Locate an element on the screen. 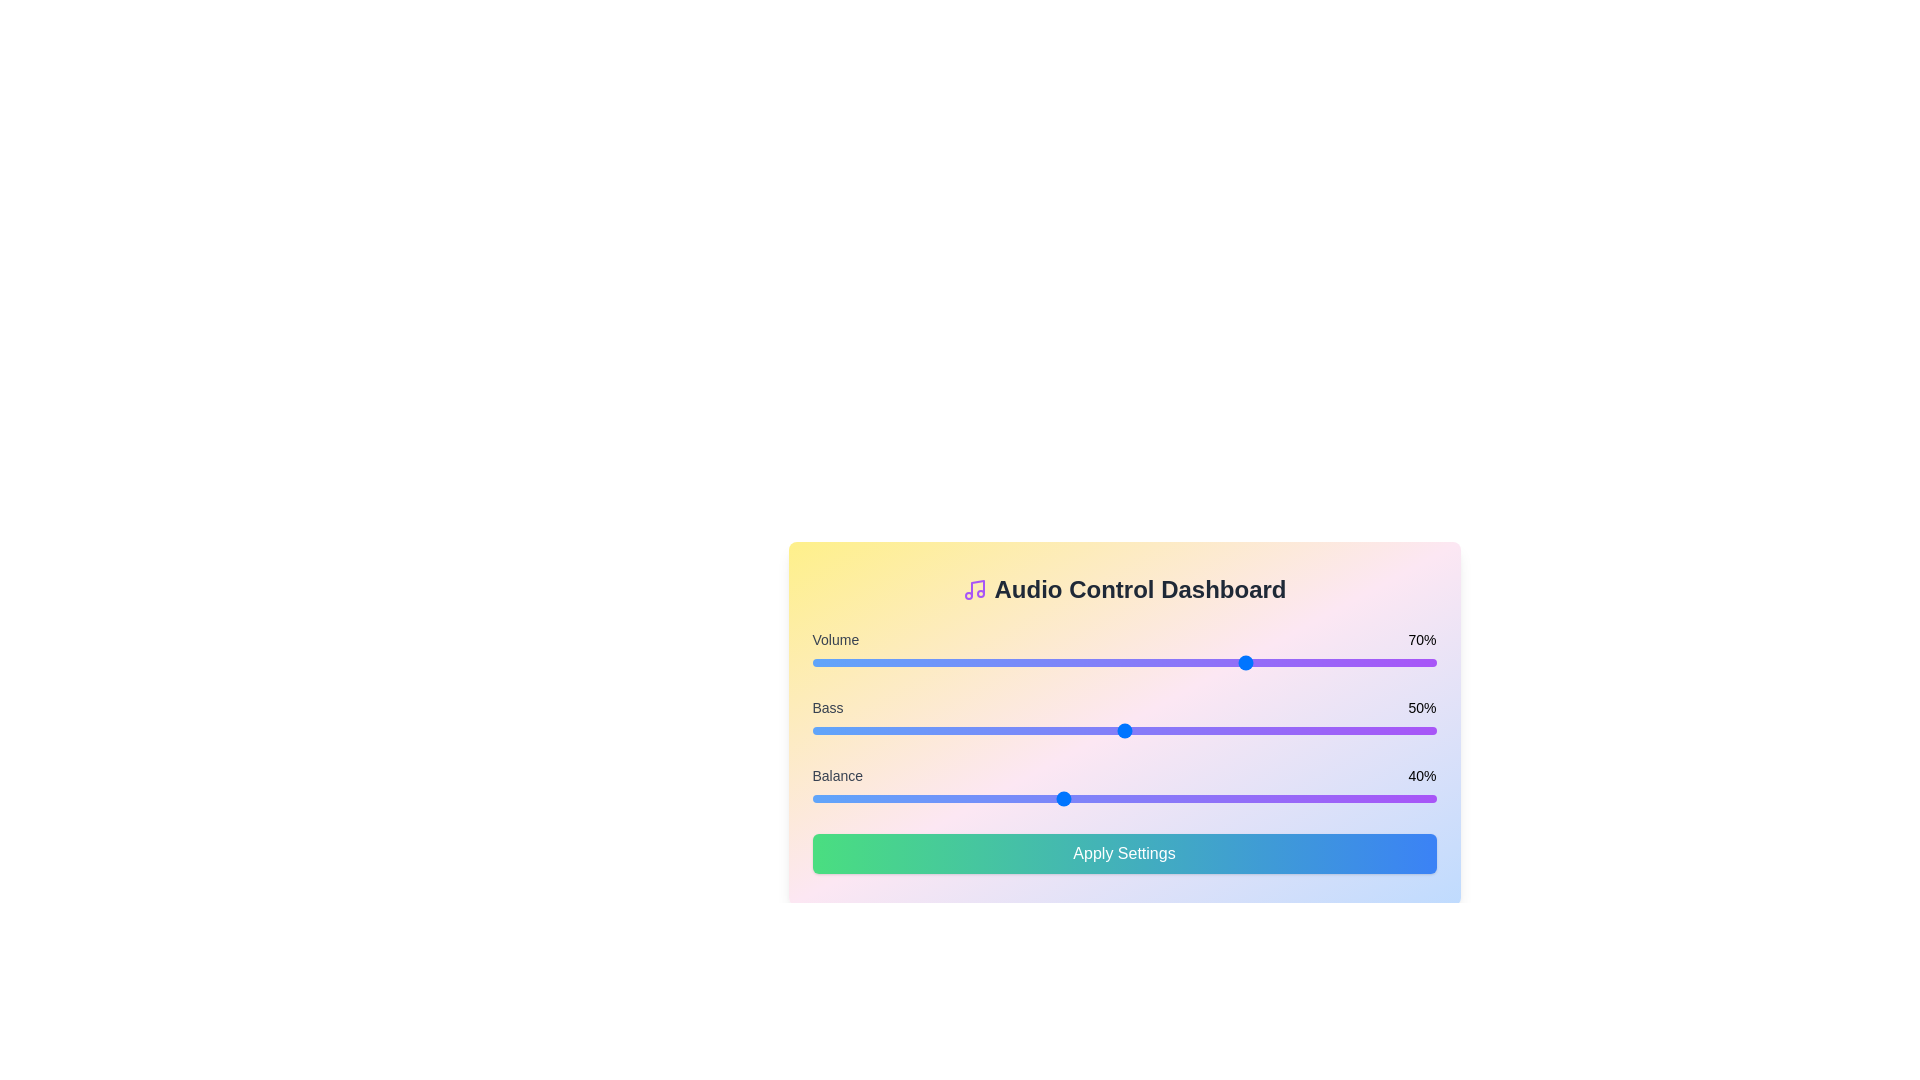  bass level is located at coordinates (849, 731).